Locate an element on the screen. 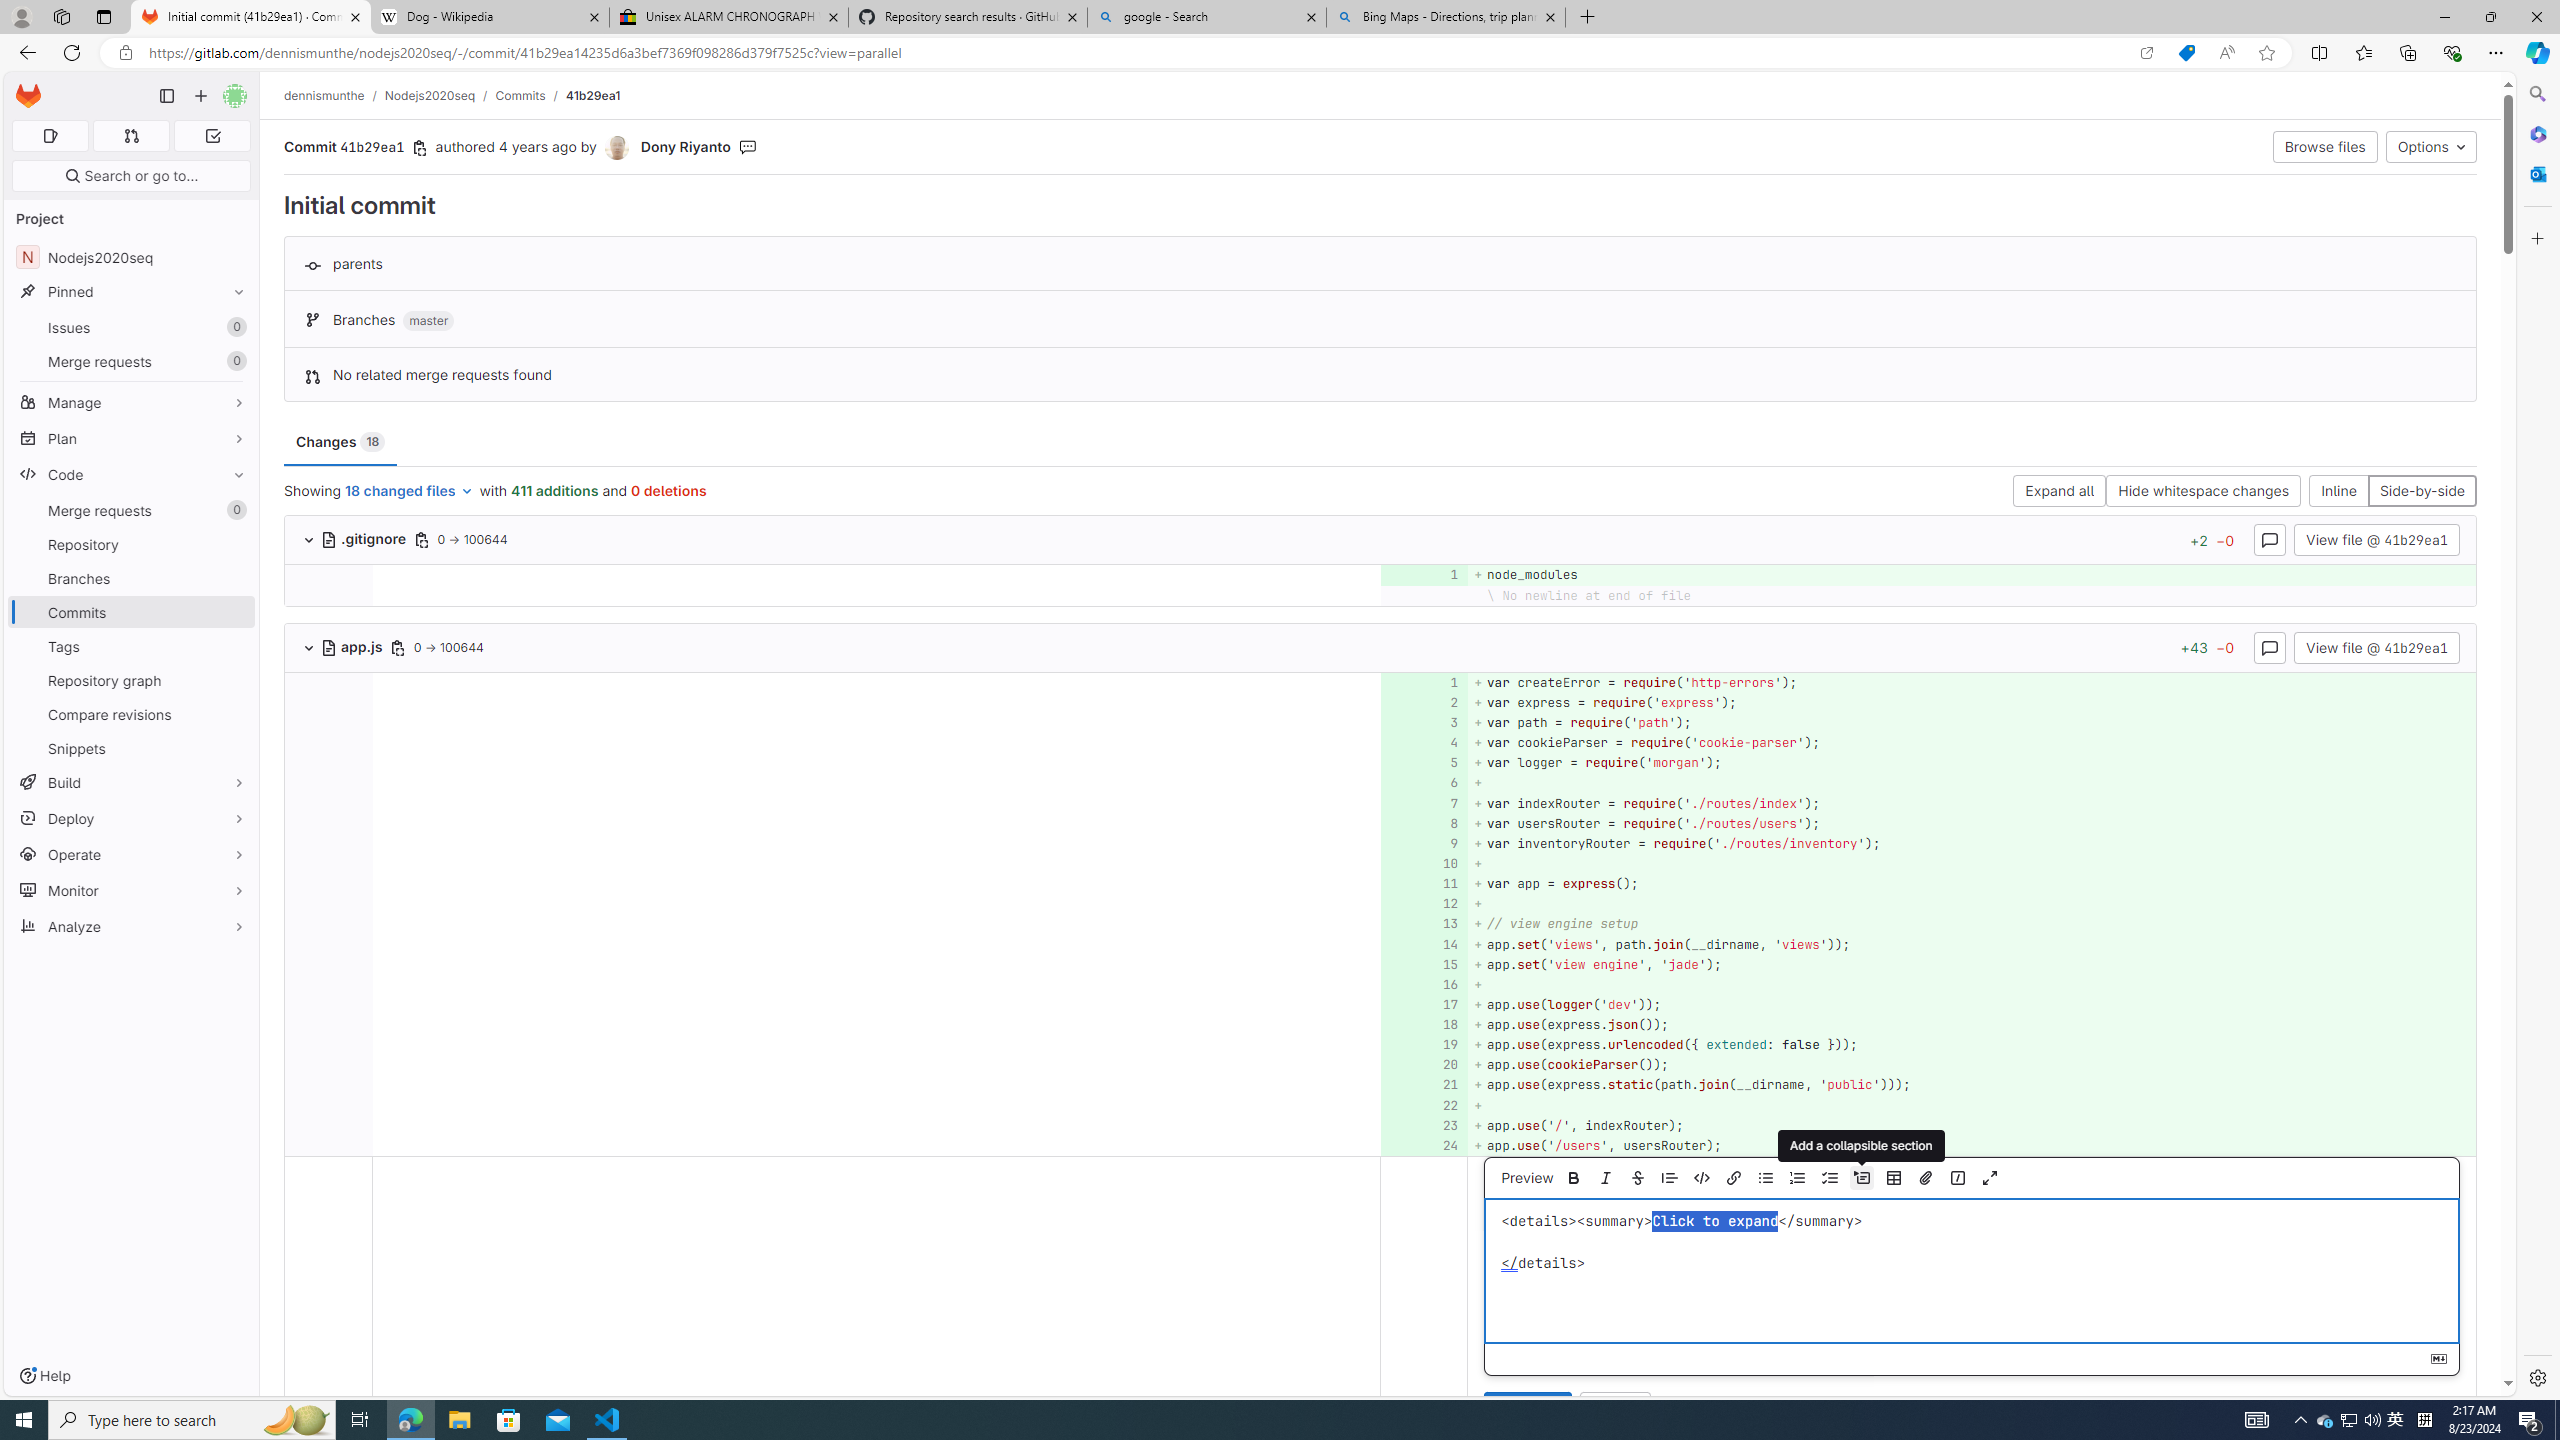  'Compare revisions' is located at coordinates (130, 713).